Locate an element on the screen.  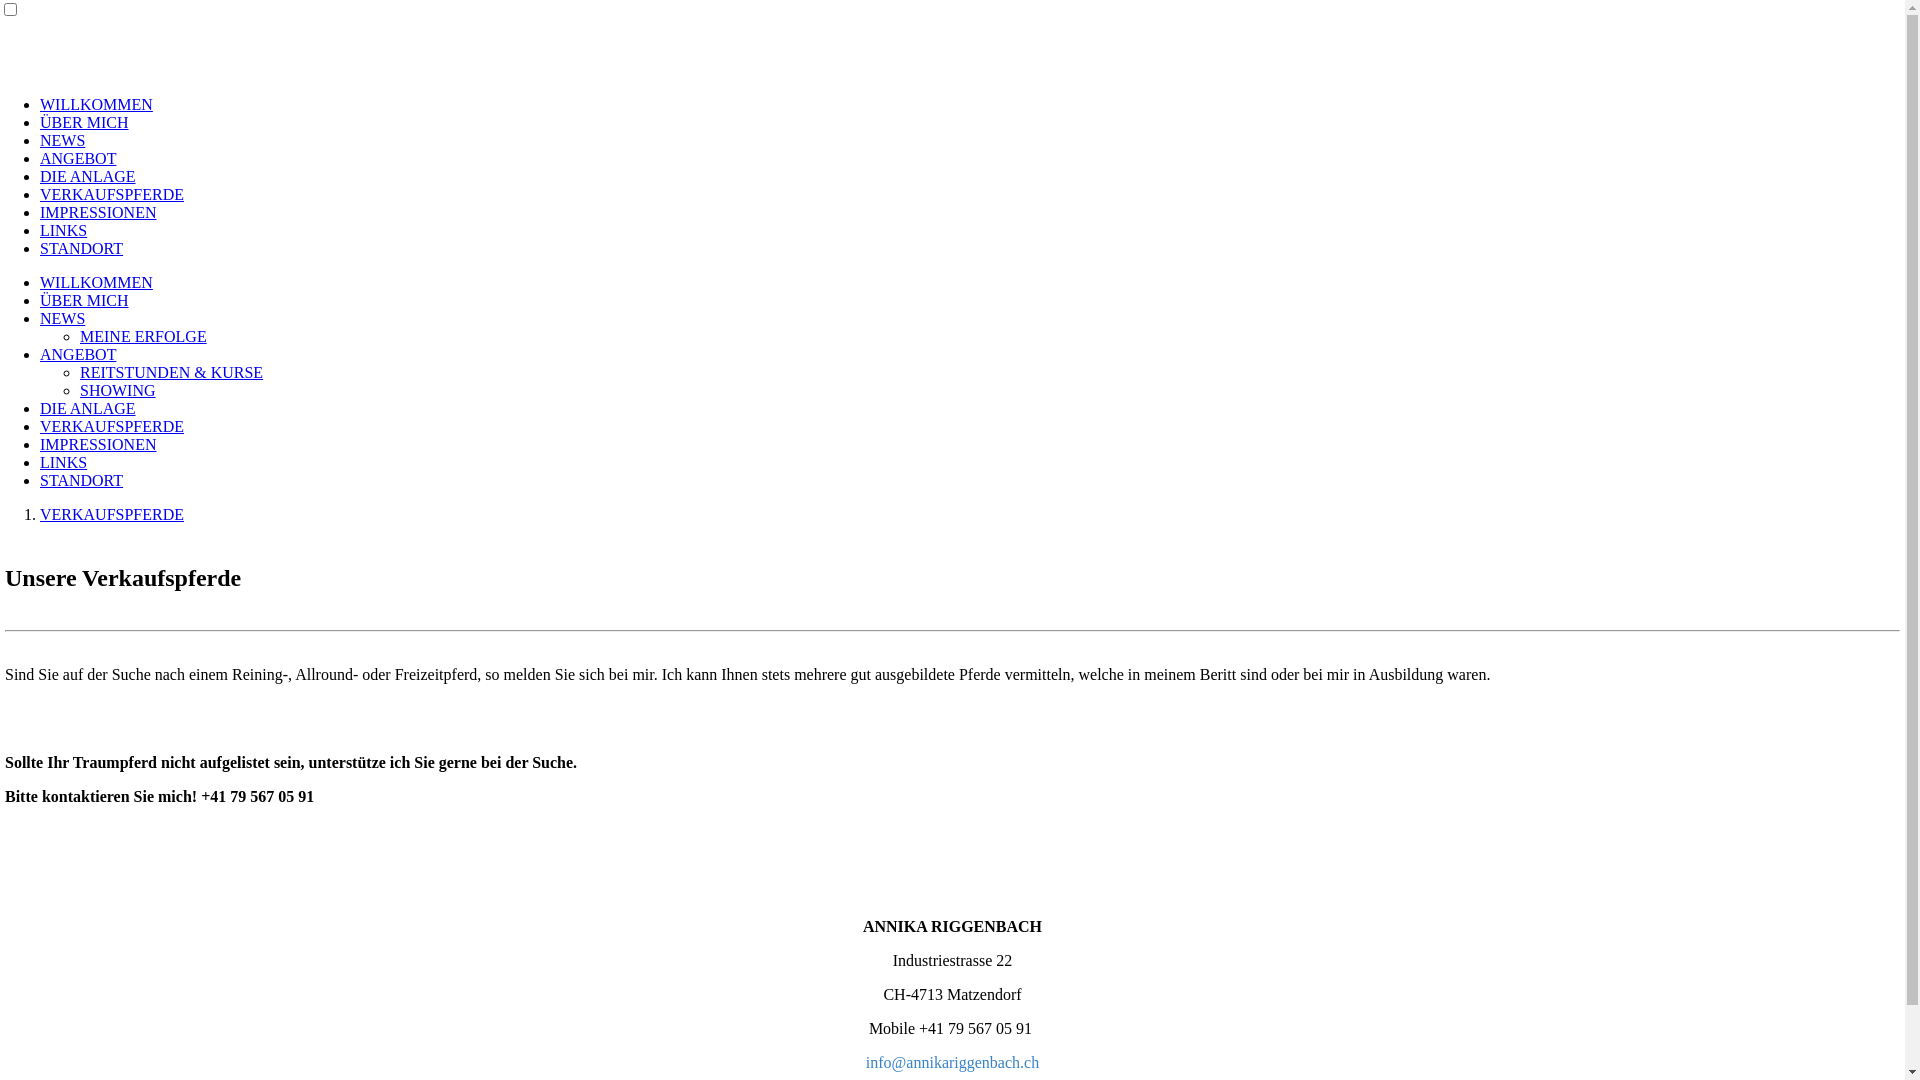
'VERKAUFSPFERDE' is located at coordinates (110, 194).